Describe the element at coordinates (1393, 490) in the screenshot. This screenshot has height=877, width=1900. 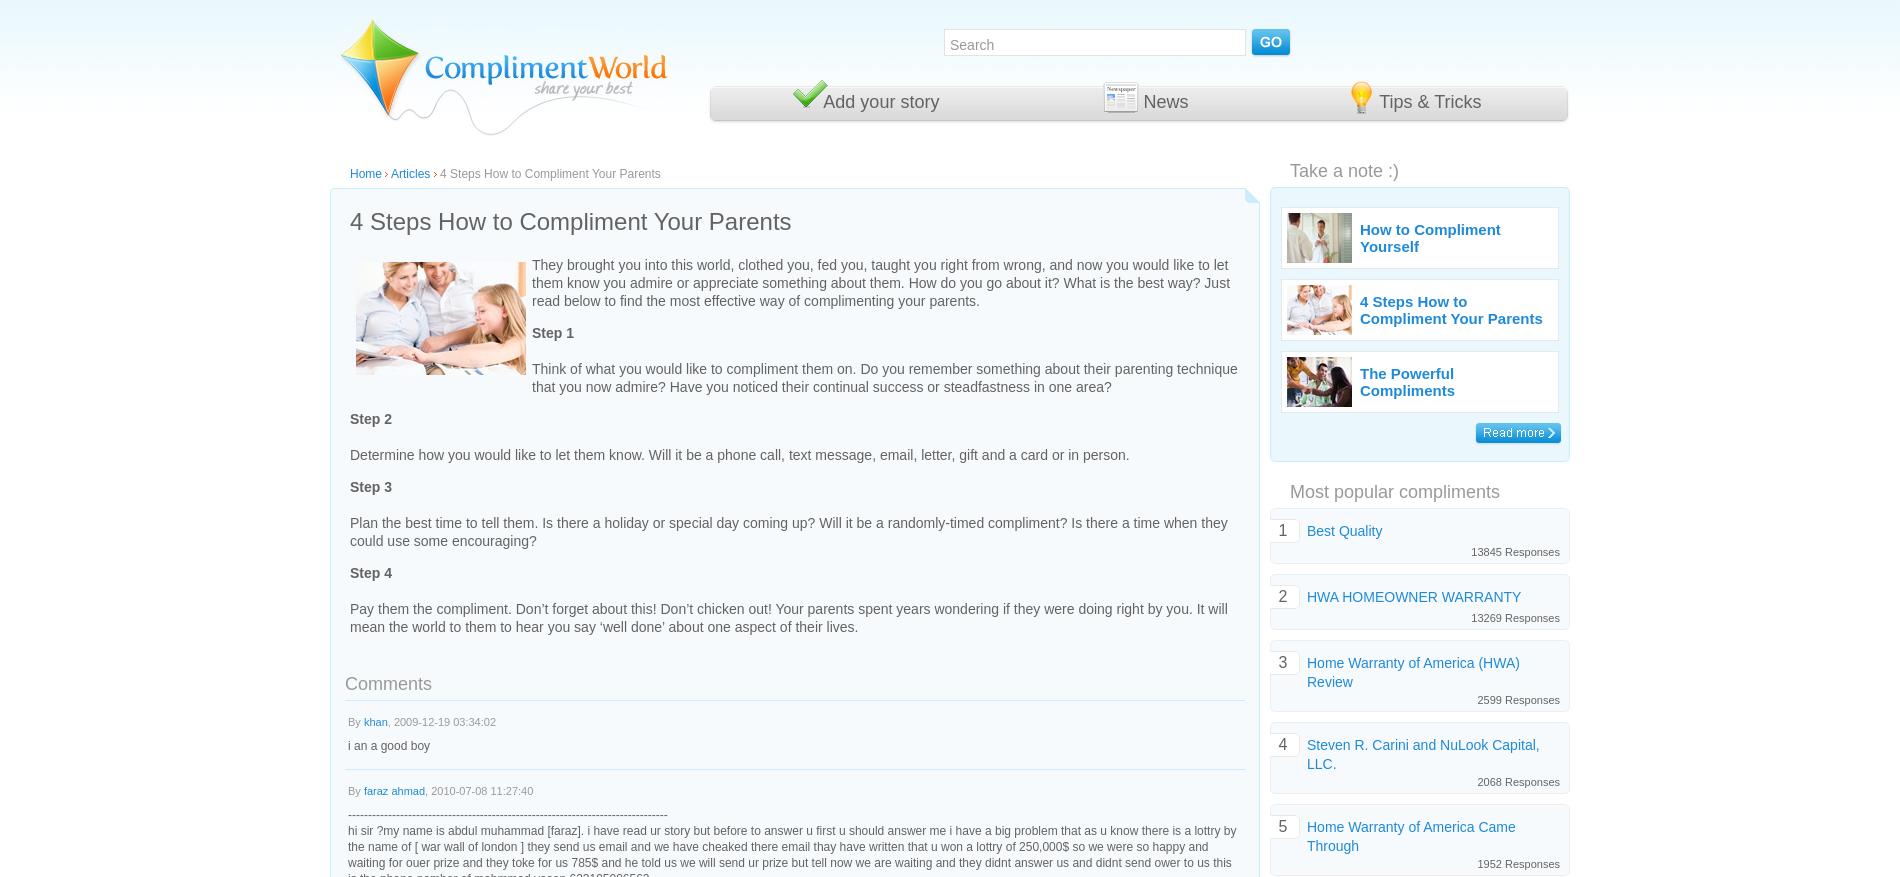
I see `'Most popular compliments'` at that location.